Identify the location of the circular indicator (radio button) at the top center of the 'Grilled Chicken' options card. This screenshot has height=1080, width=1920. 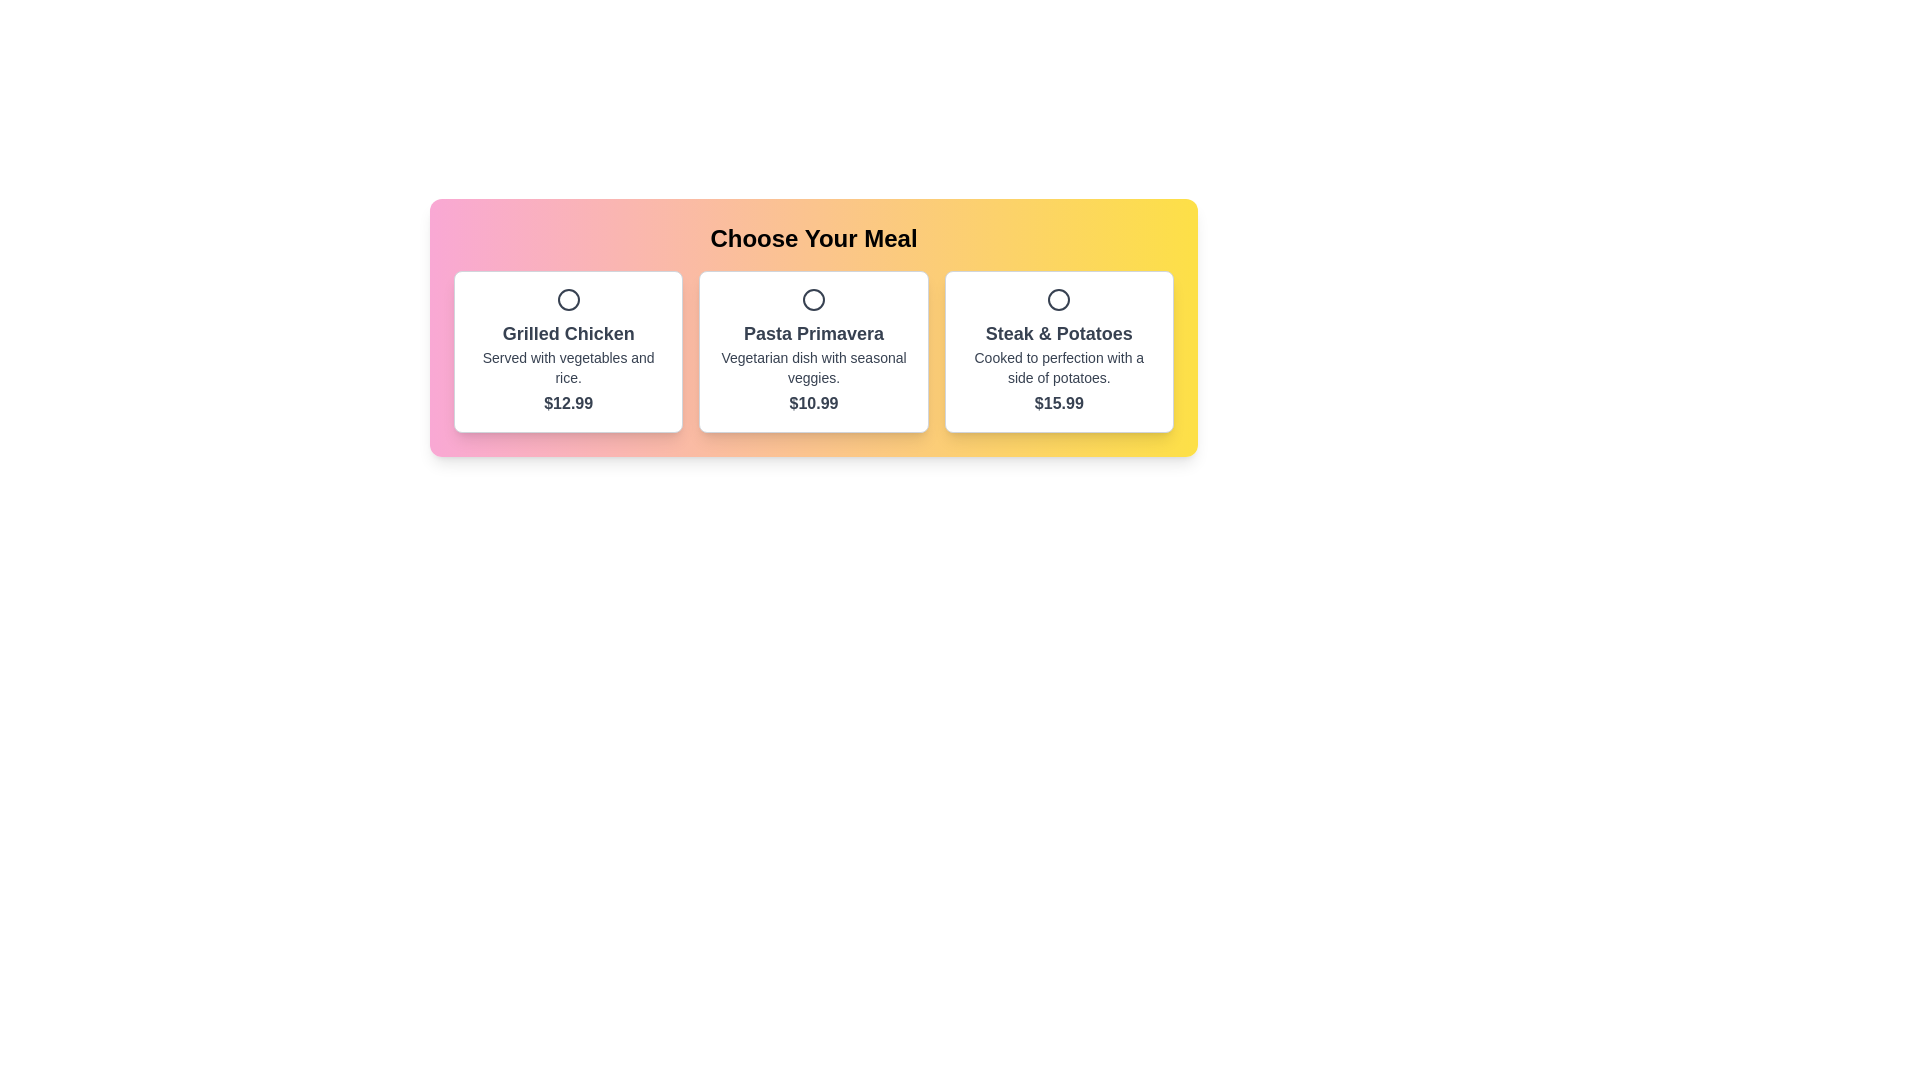
(567, 300).